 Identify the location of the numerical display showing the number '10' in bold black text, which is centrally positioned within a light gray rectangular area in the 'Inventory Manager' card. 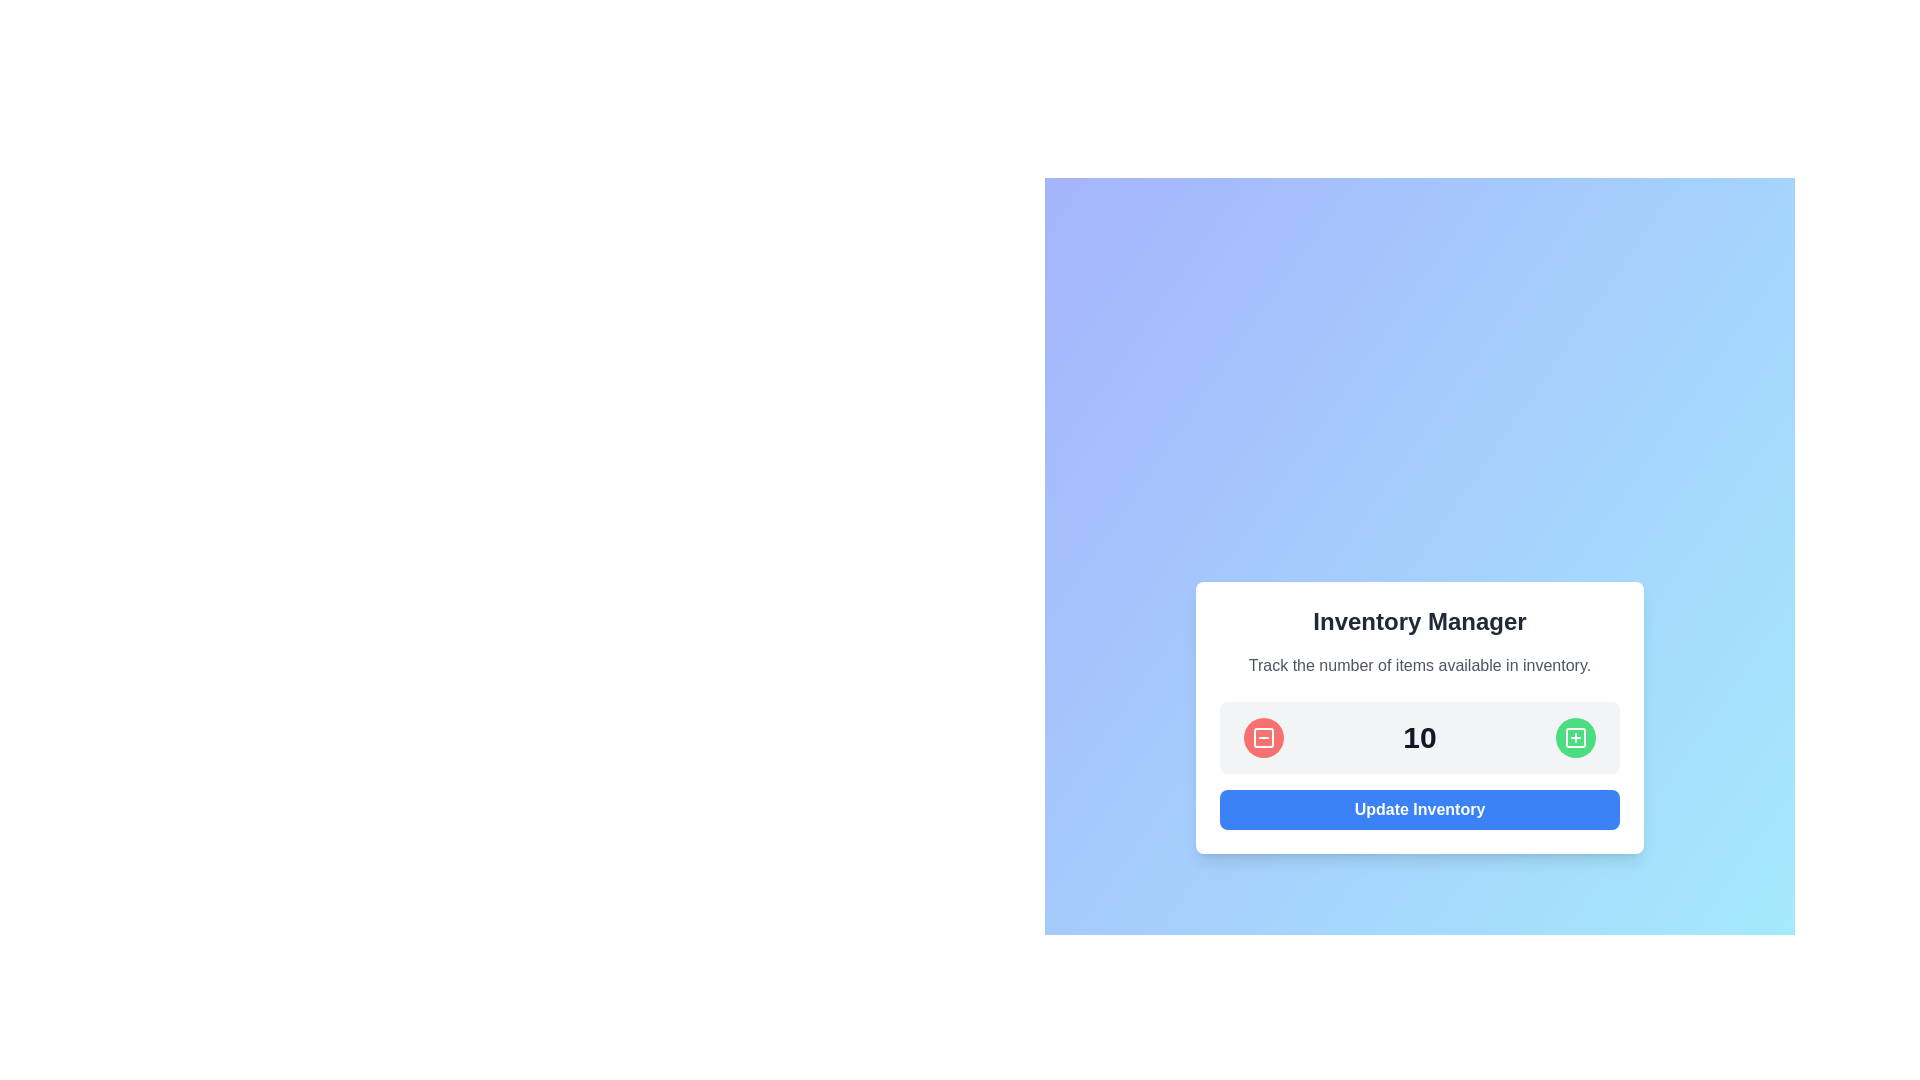
(1419, 737).